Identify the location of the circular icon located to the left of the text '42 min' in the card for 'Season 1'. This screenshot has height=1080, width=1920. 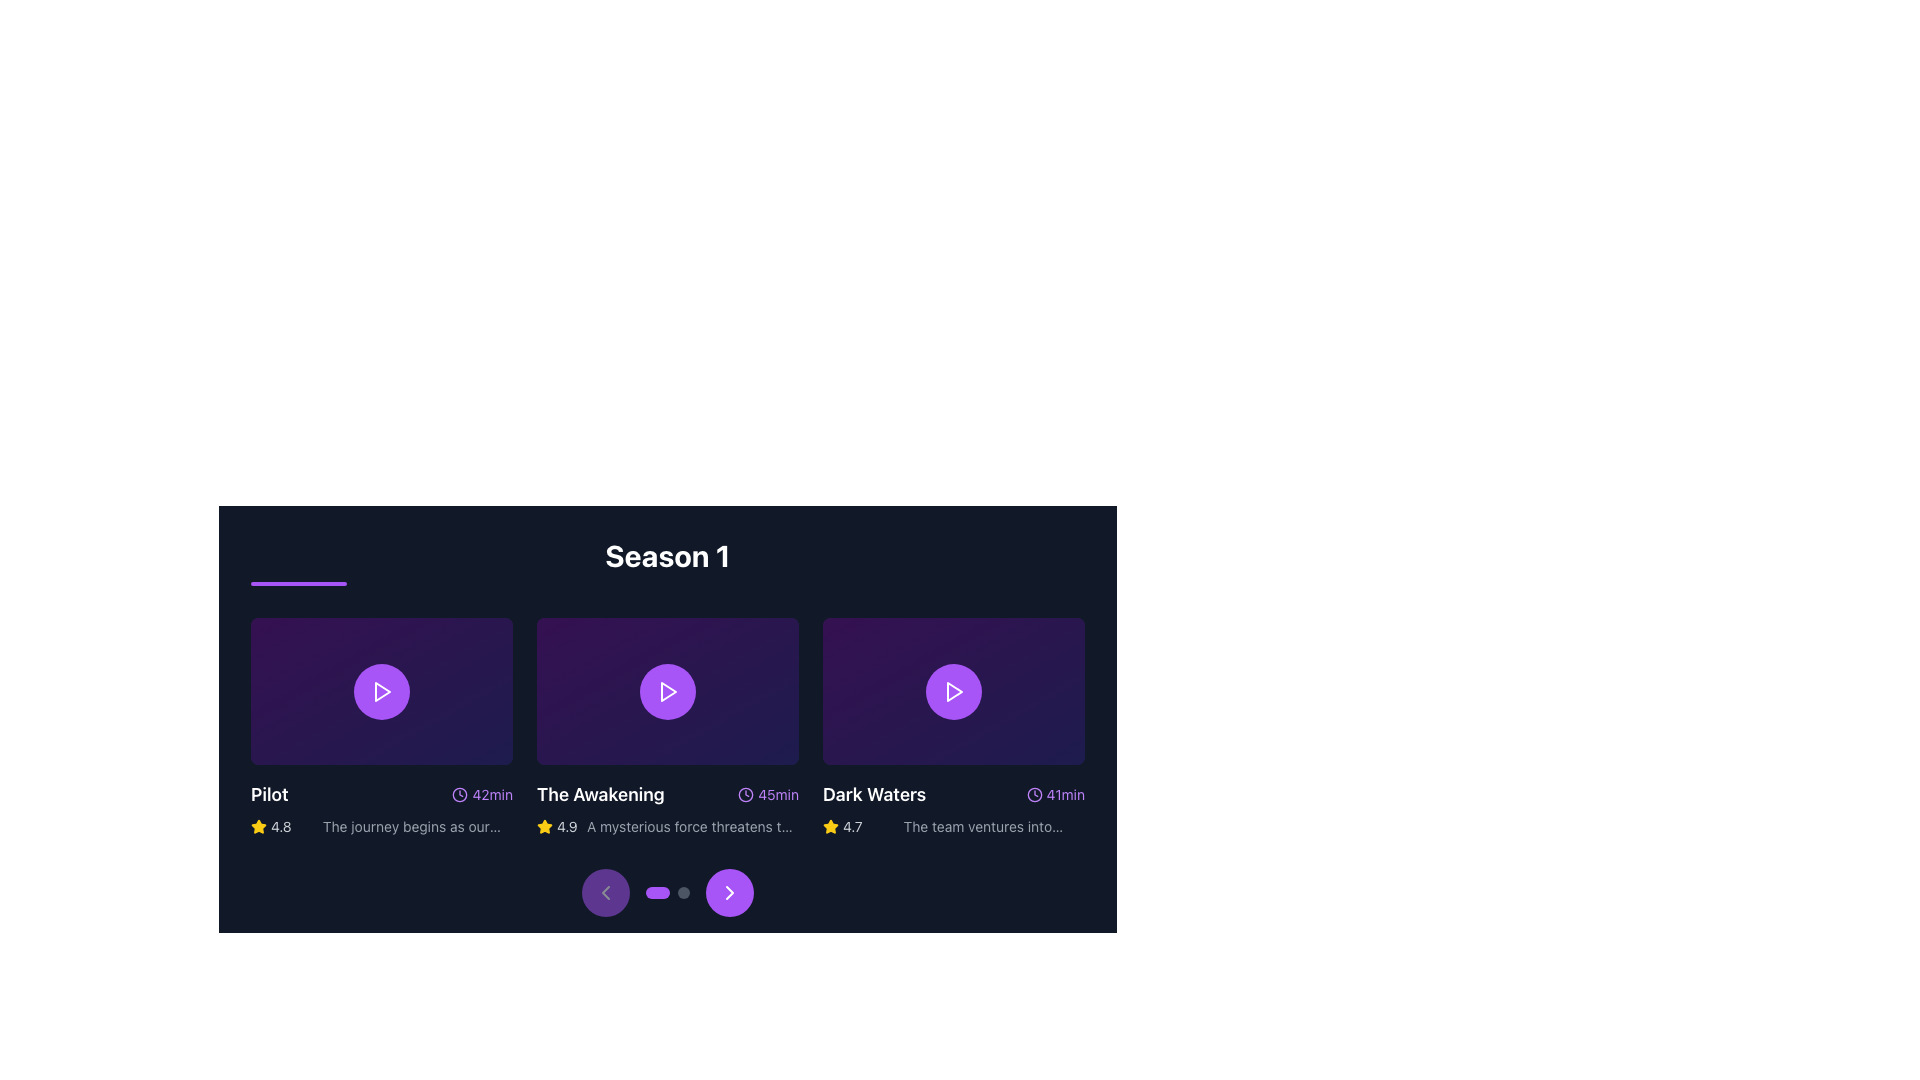
(459, 794).